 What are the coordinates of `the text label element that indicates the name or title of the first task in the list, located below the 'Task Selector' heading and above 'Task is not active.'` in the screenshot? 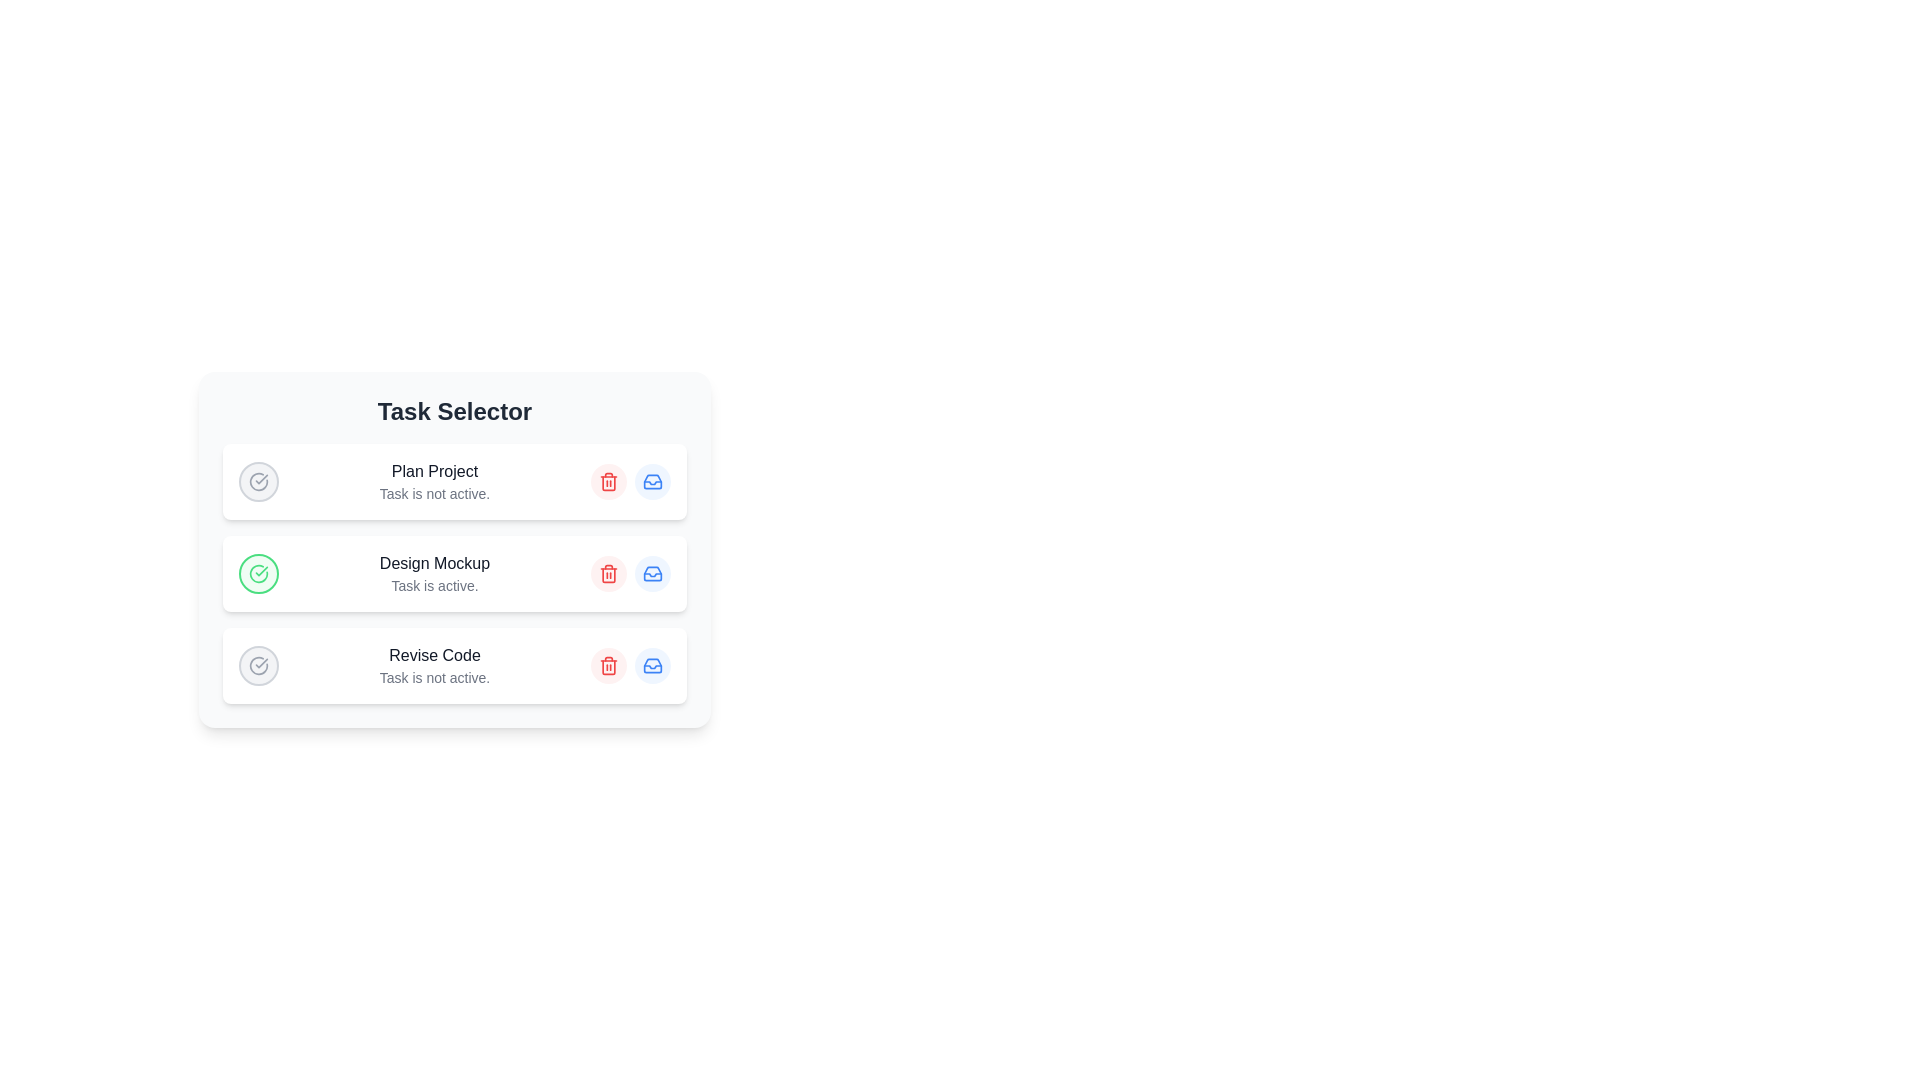 It's located at (434, 471).